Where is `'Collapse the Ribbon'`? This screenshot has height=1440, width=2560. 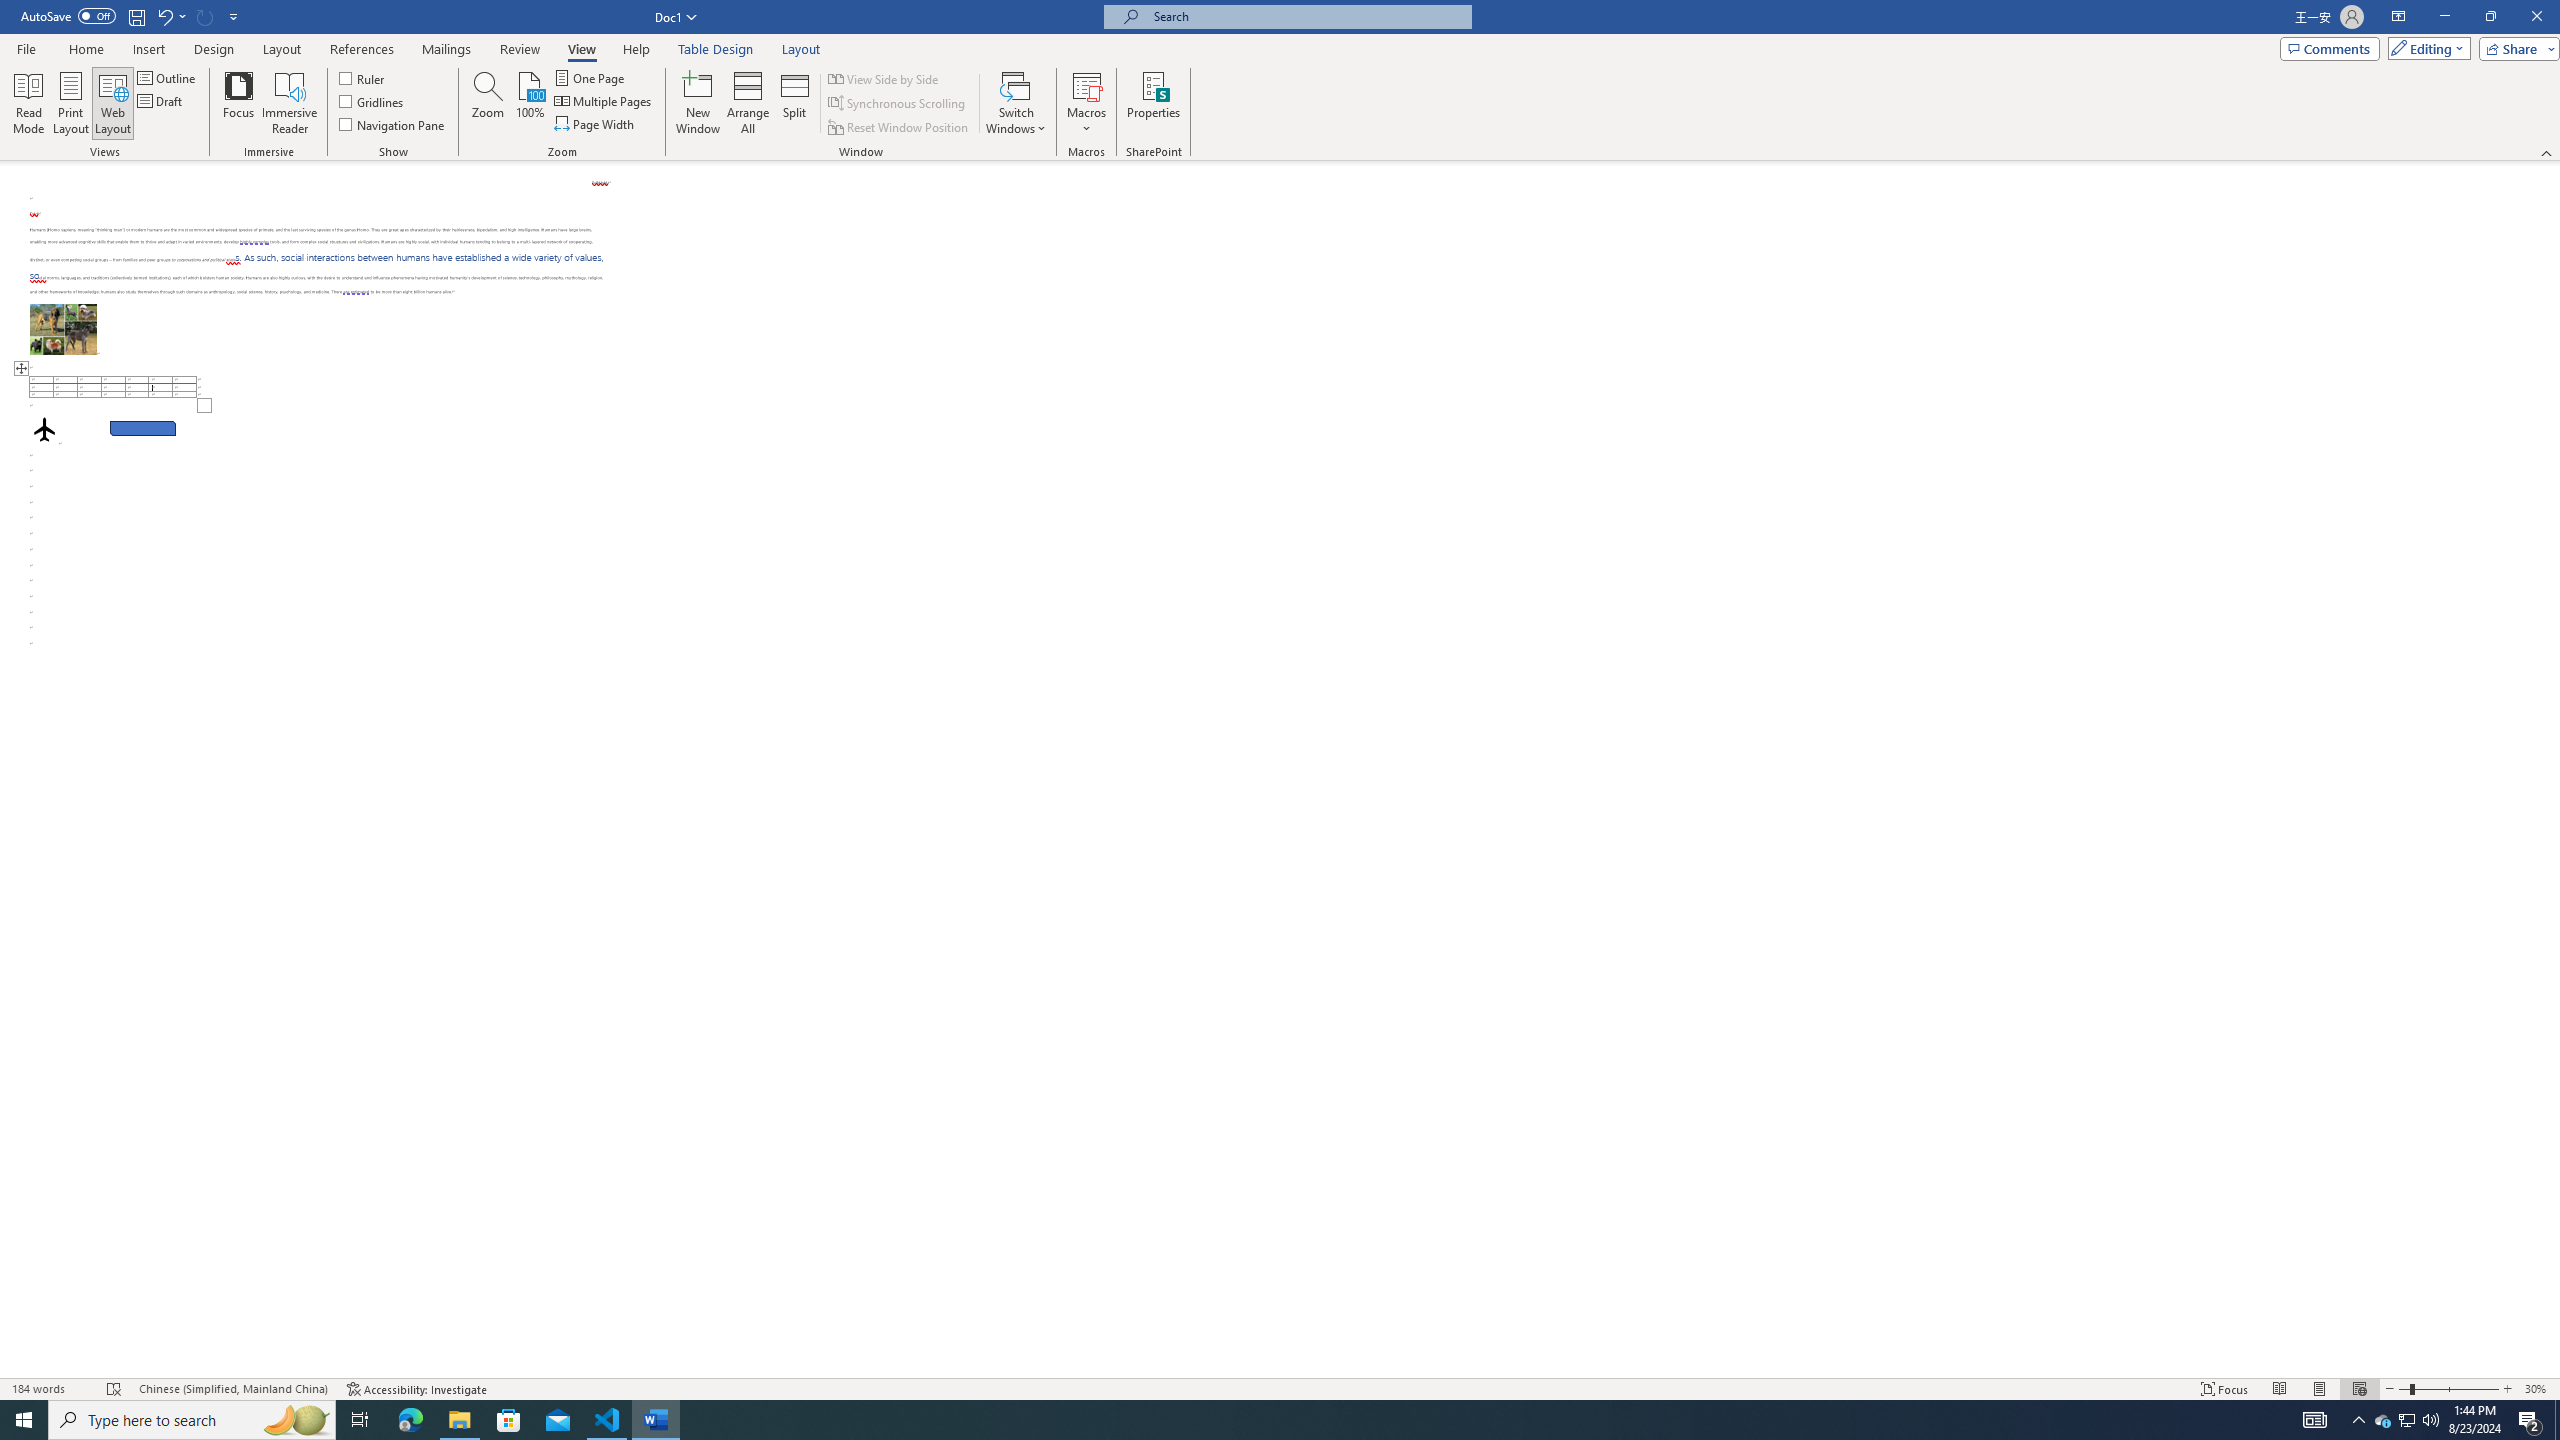 'Collapse the Ribbon' is located at coordinates (2547, 153).